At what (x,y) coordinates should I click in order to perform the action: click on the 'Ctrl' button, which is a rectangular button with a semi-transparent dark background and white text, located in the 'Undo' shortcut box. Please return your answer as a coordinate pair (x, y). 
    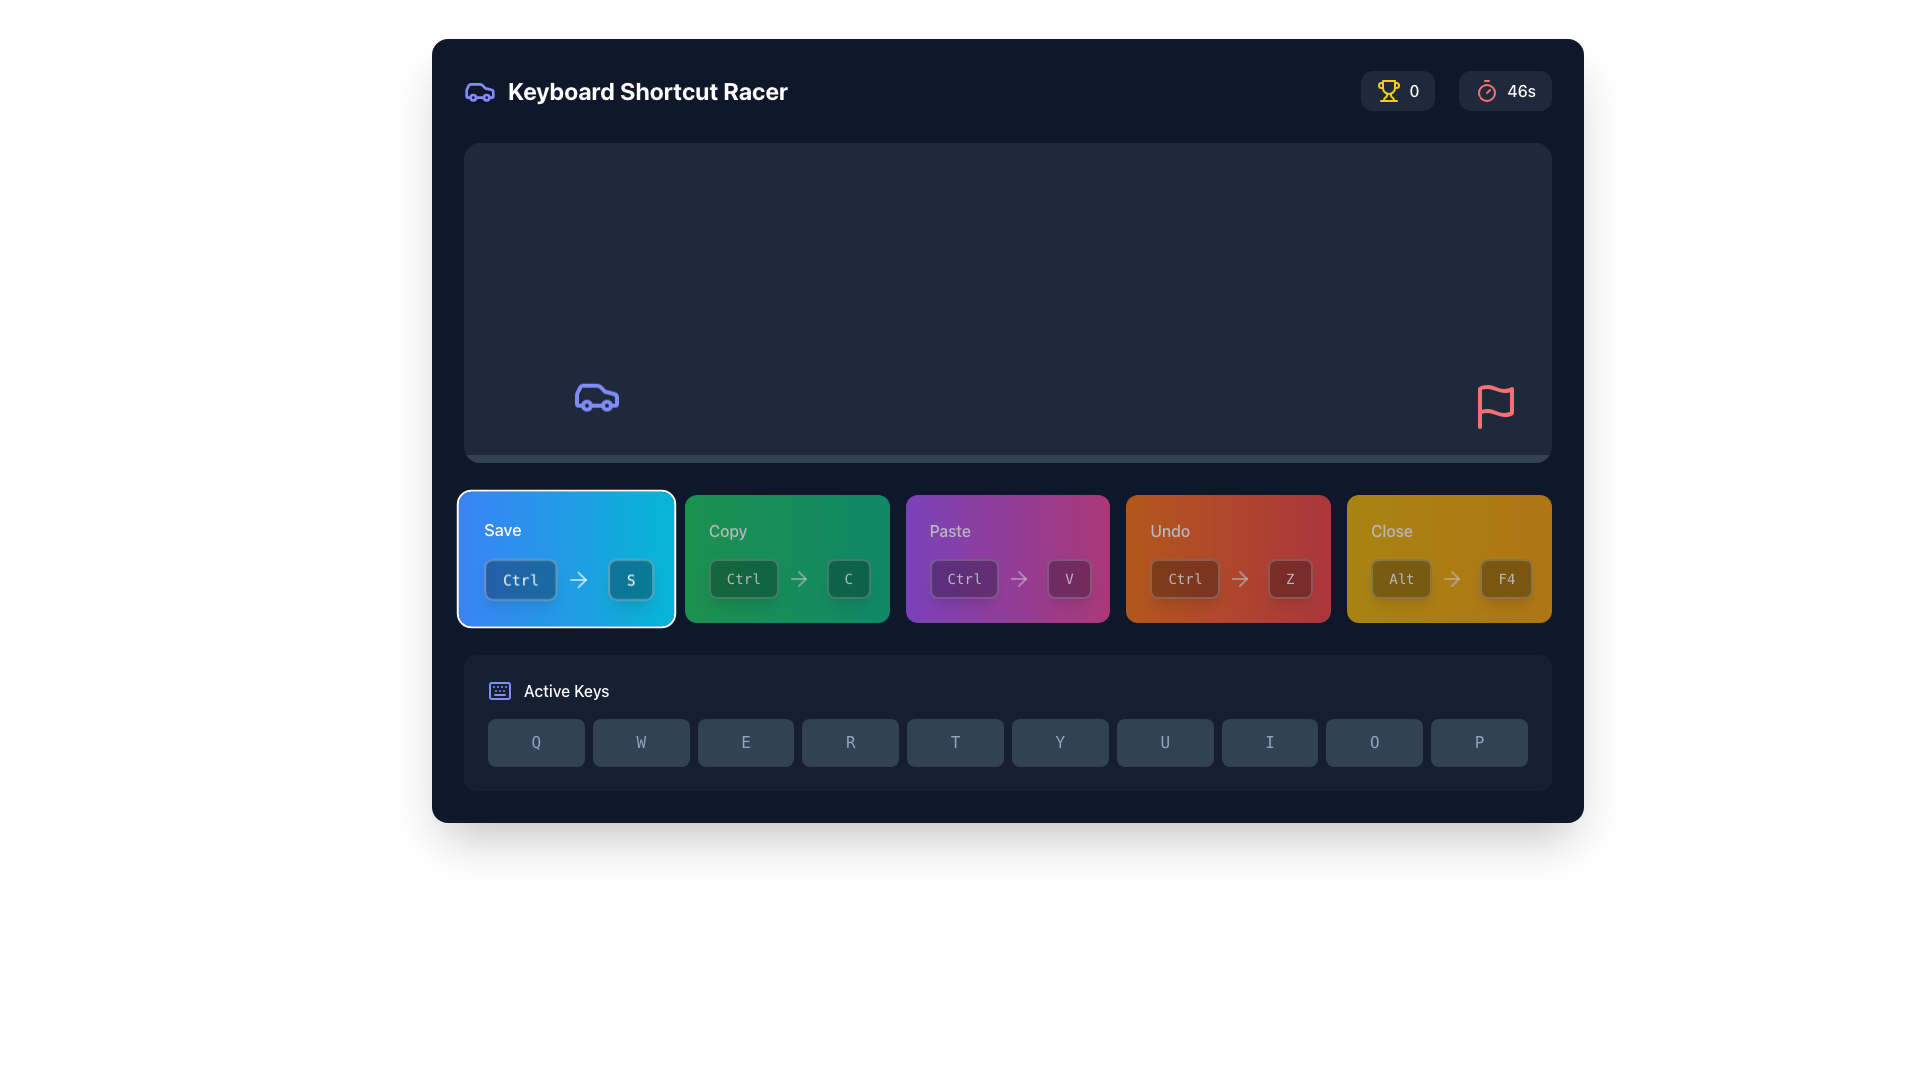
    Looking at the image, I should click on (1204, 578).